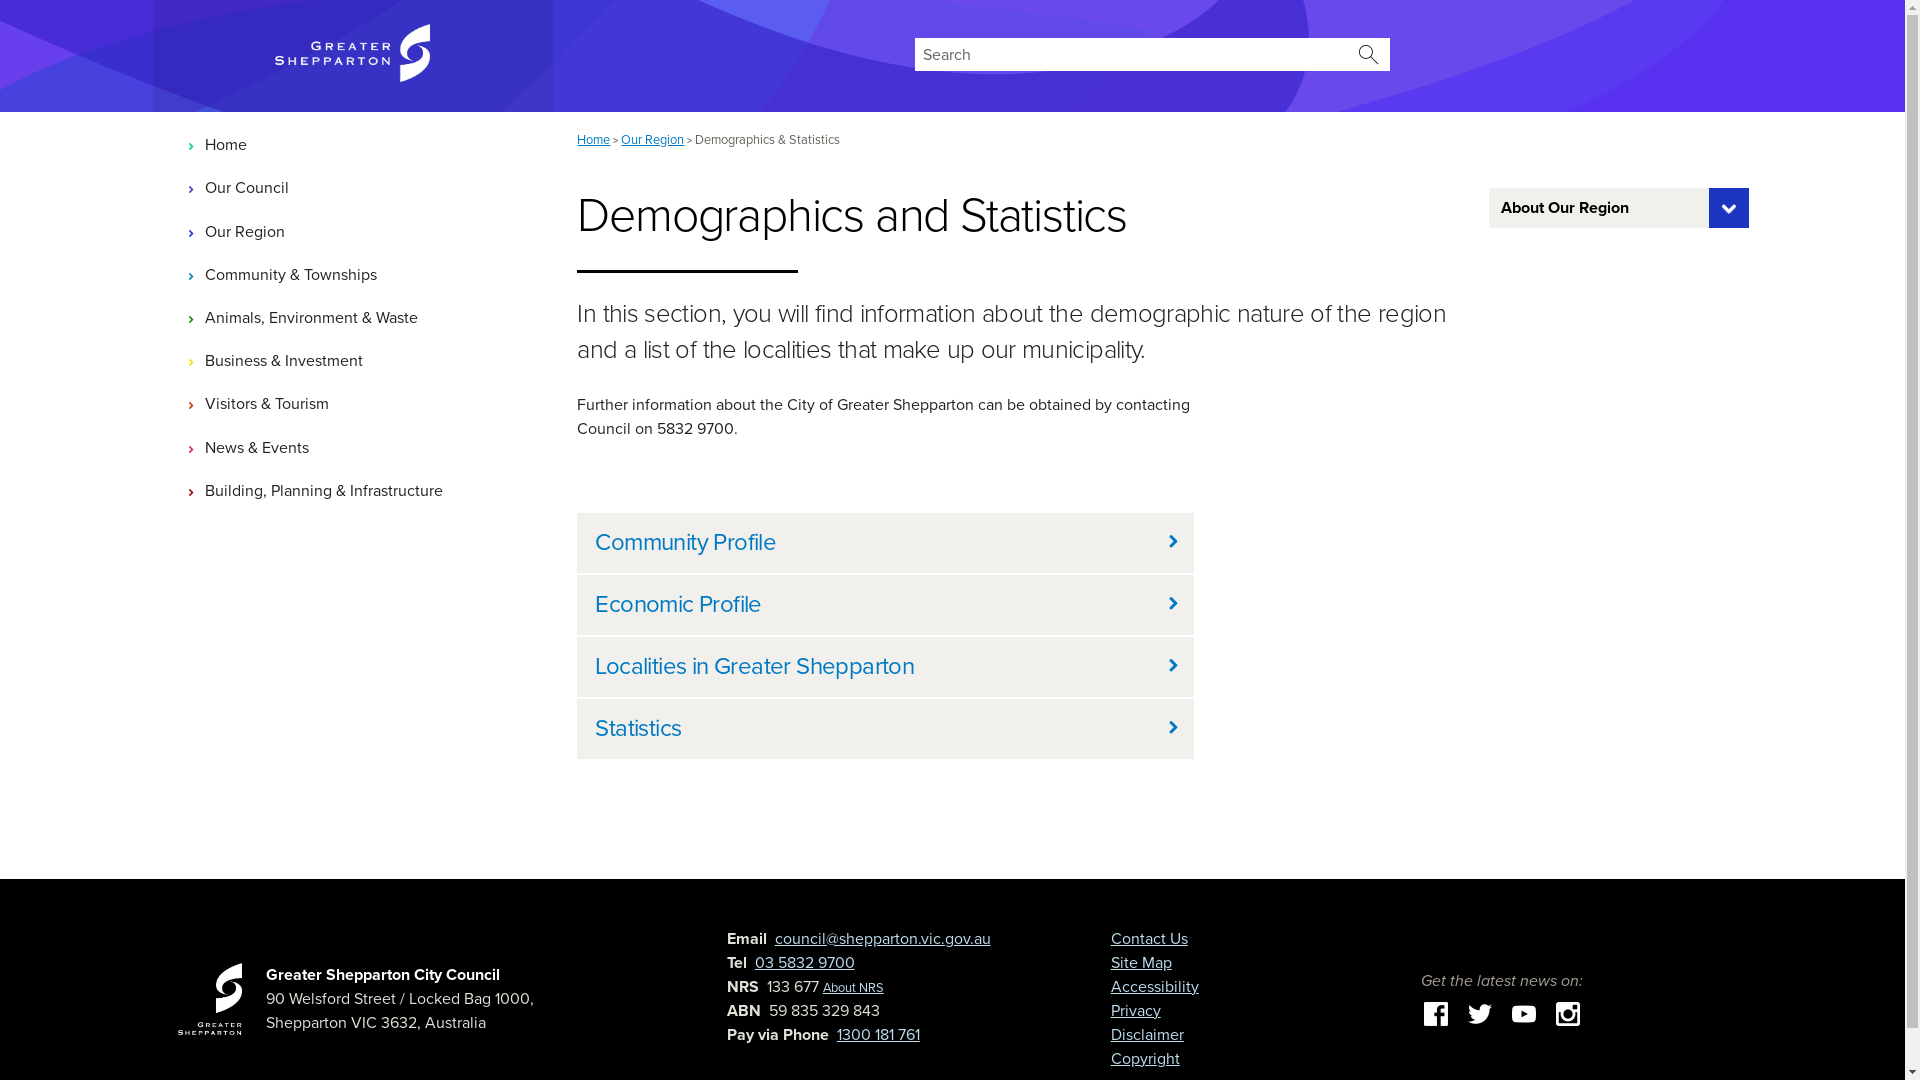  I want to click on 'Greater Shepparton City Council', so click(264, 974).